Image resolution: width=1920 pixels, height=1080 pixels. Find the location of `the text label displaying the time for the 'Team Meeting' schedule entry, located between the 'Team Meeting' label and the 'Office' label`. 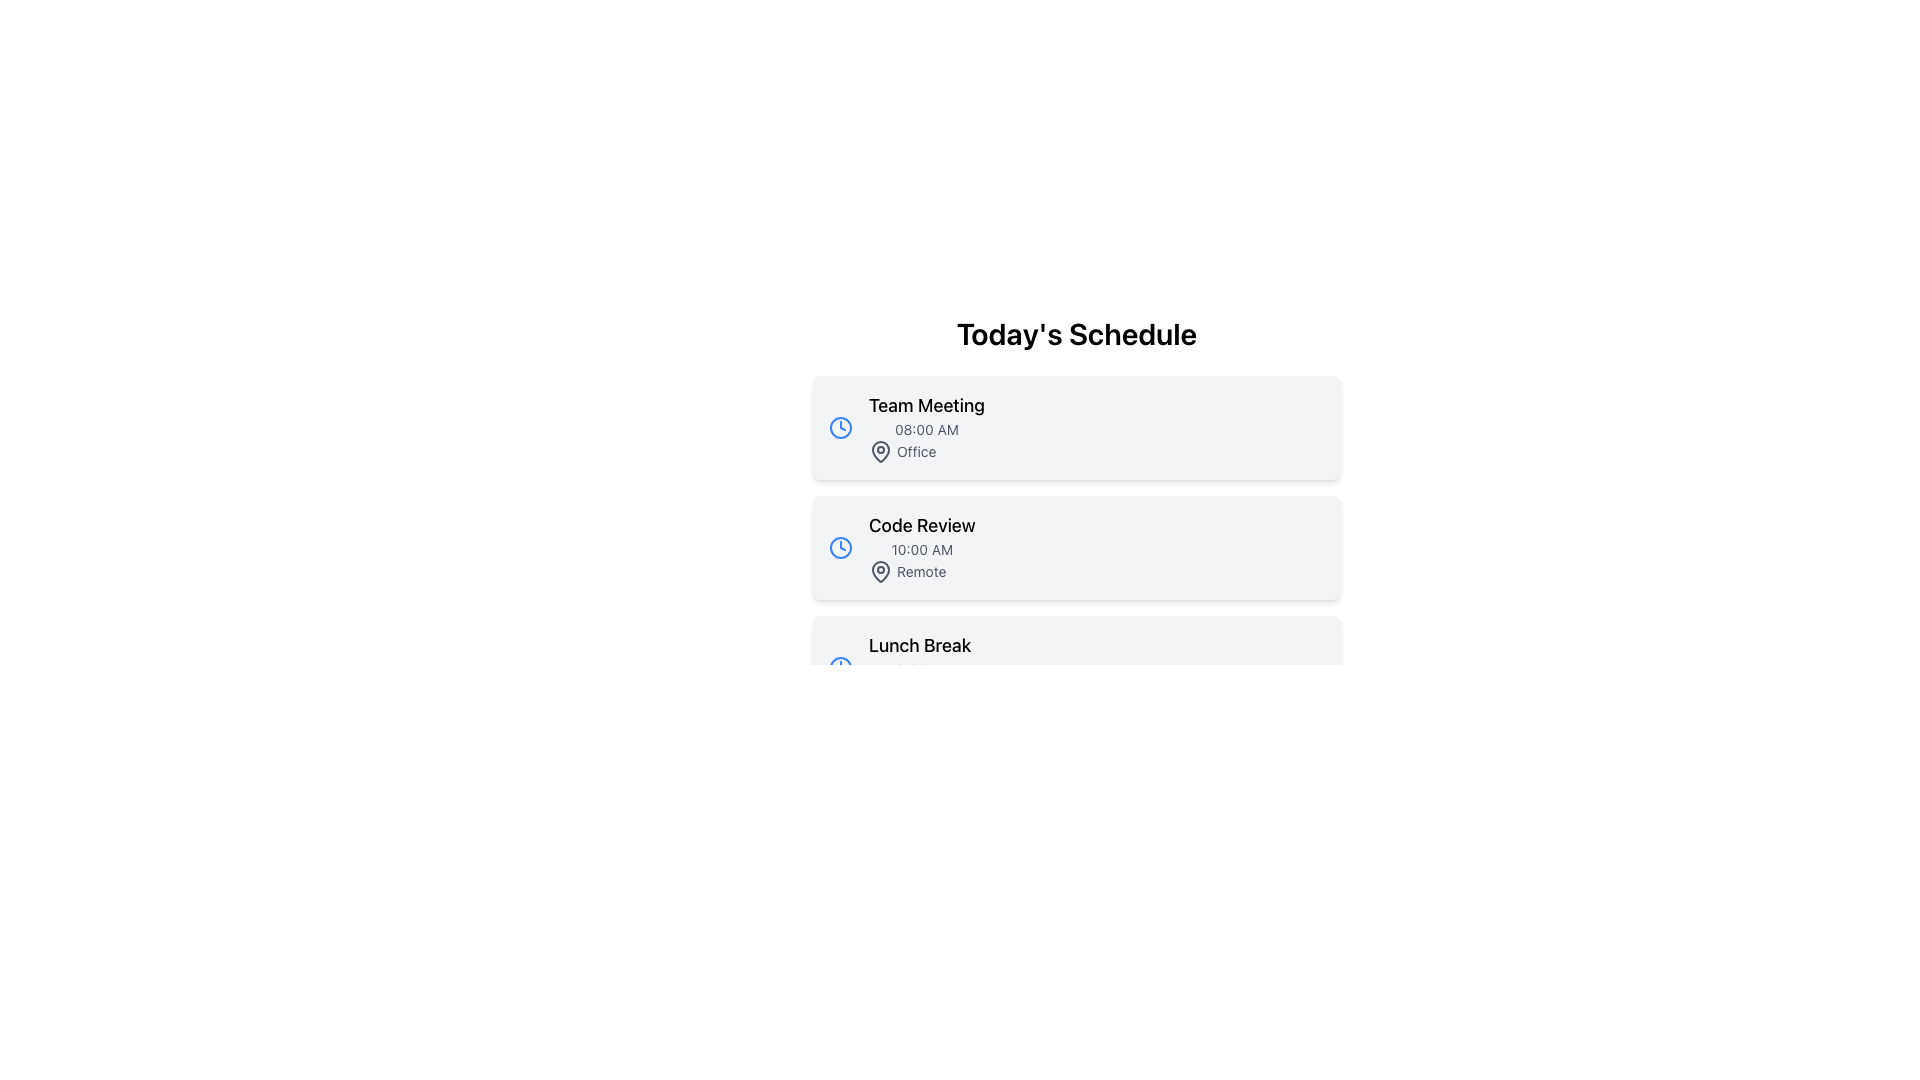

the text label displaying the time for the 'Team Meeting' schedule entry, located between the 'Team Meeting' label and the 'Office' label is located at coordinates (925, 428).